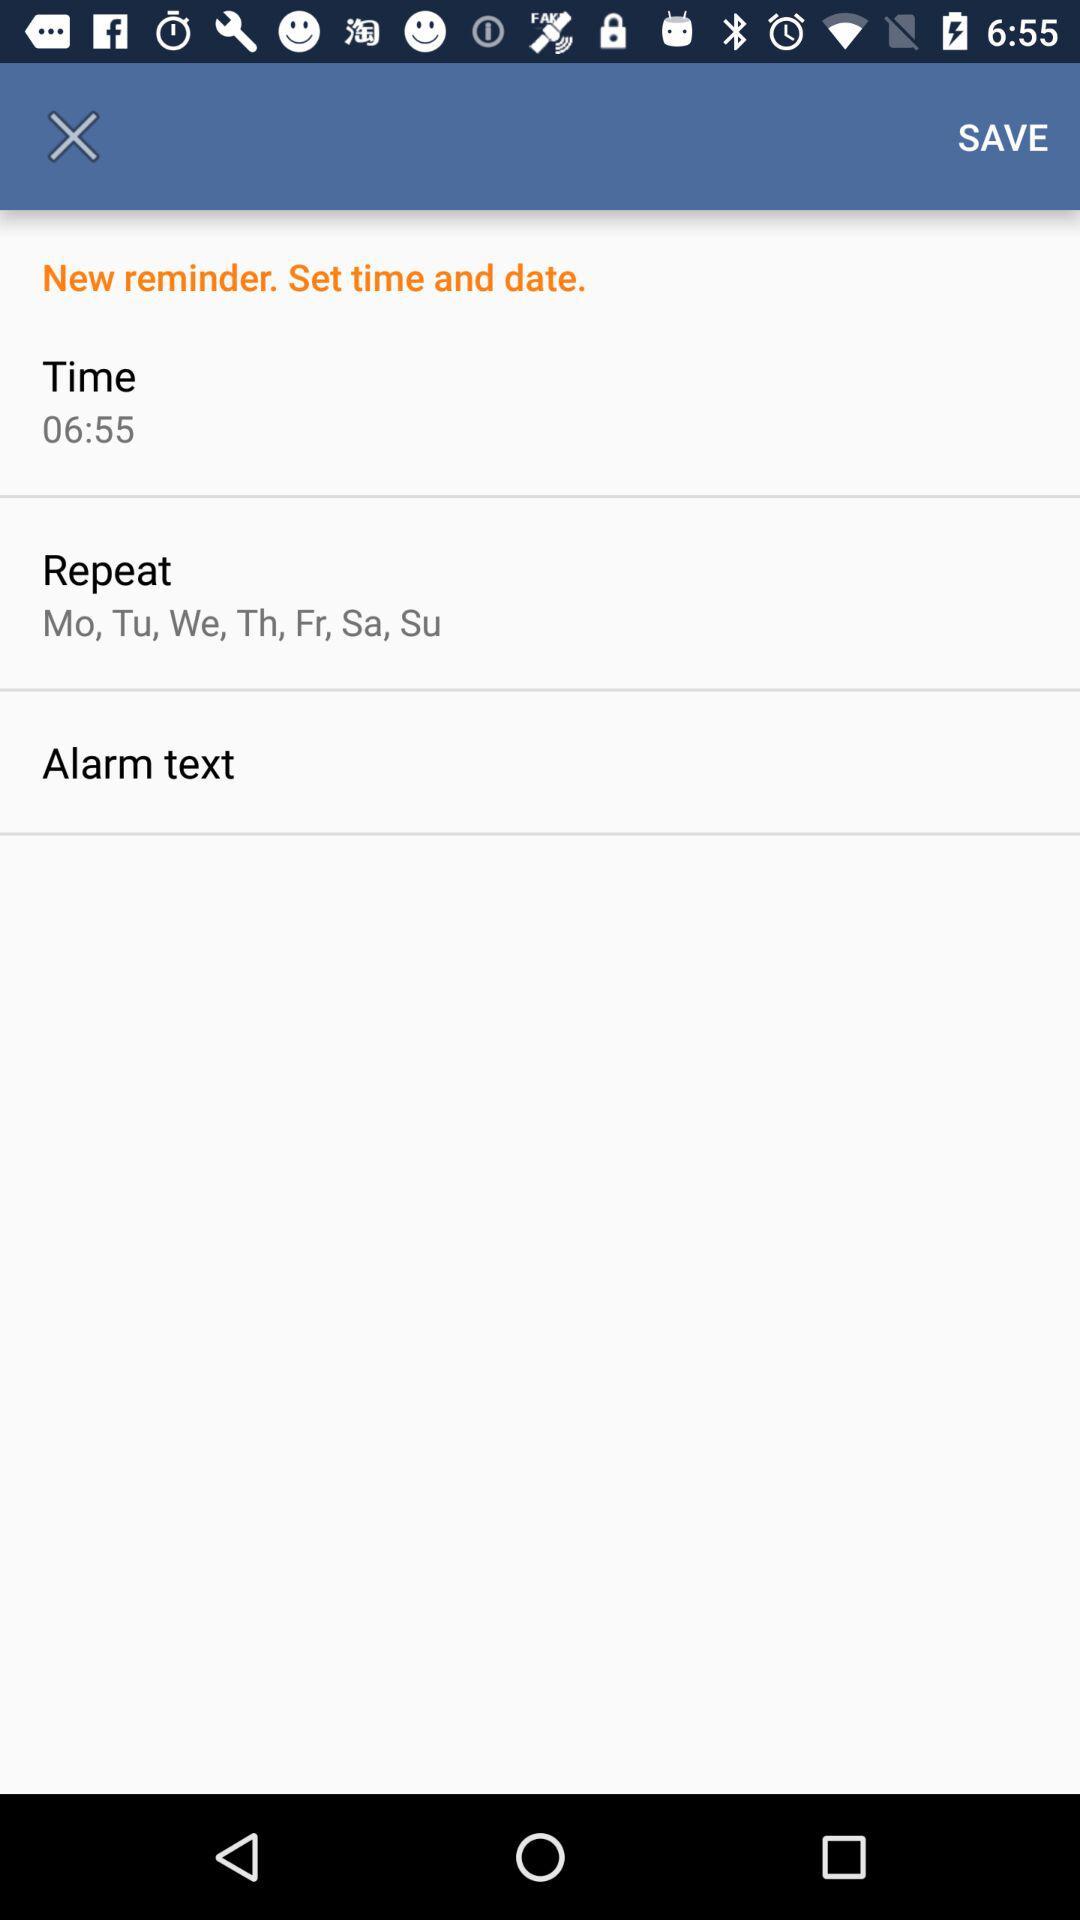 The image size is (1080, 1920). Describe the element at coordinates (540, 254) in the screenshot. I see `the new reminder set item` at that location.